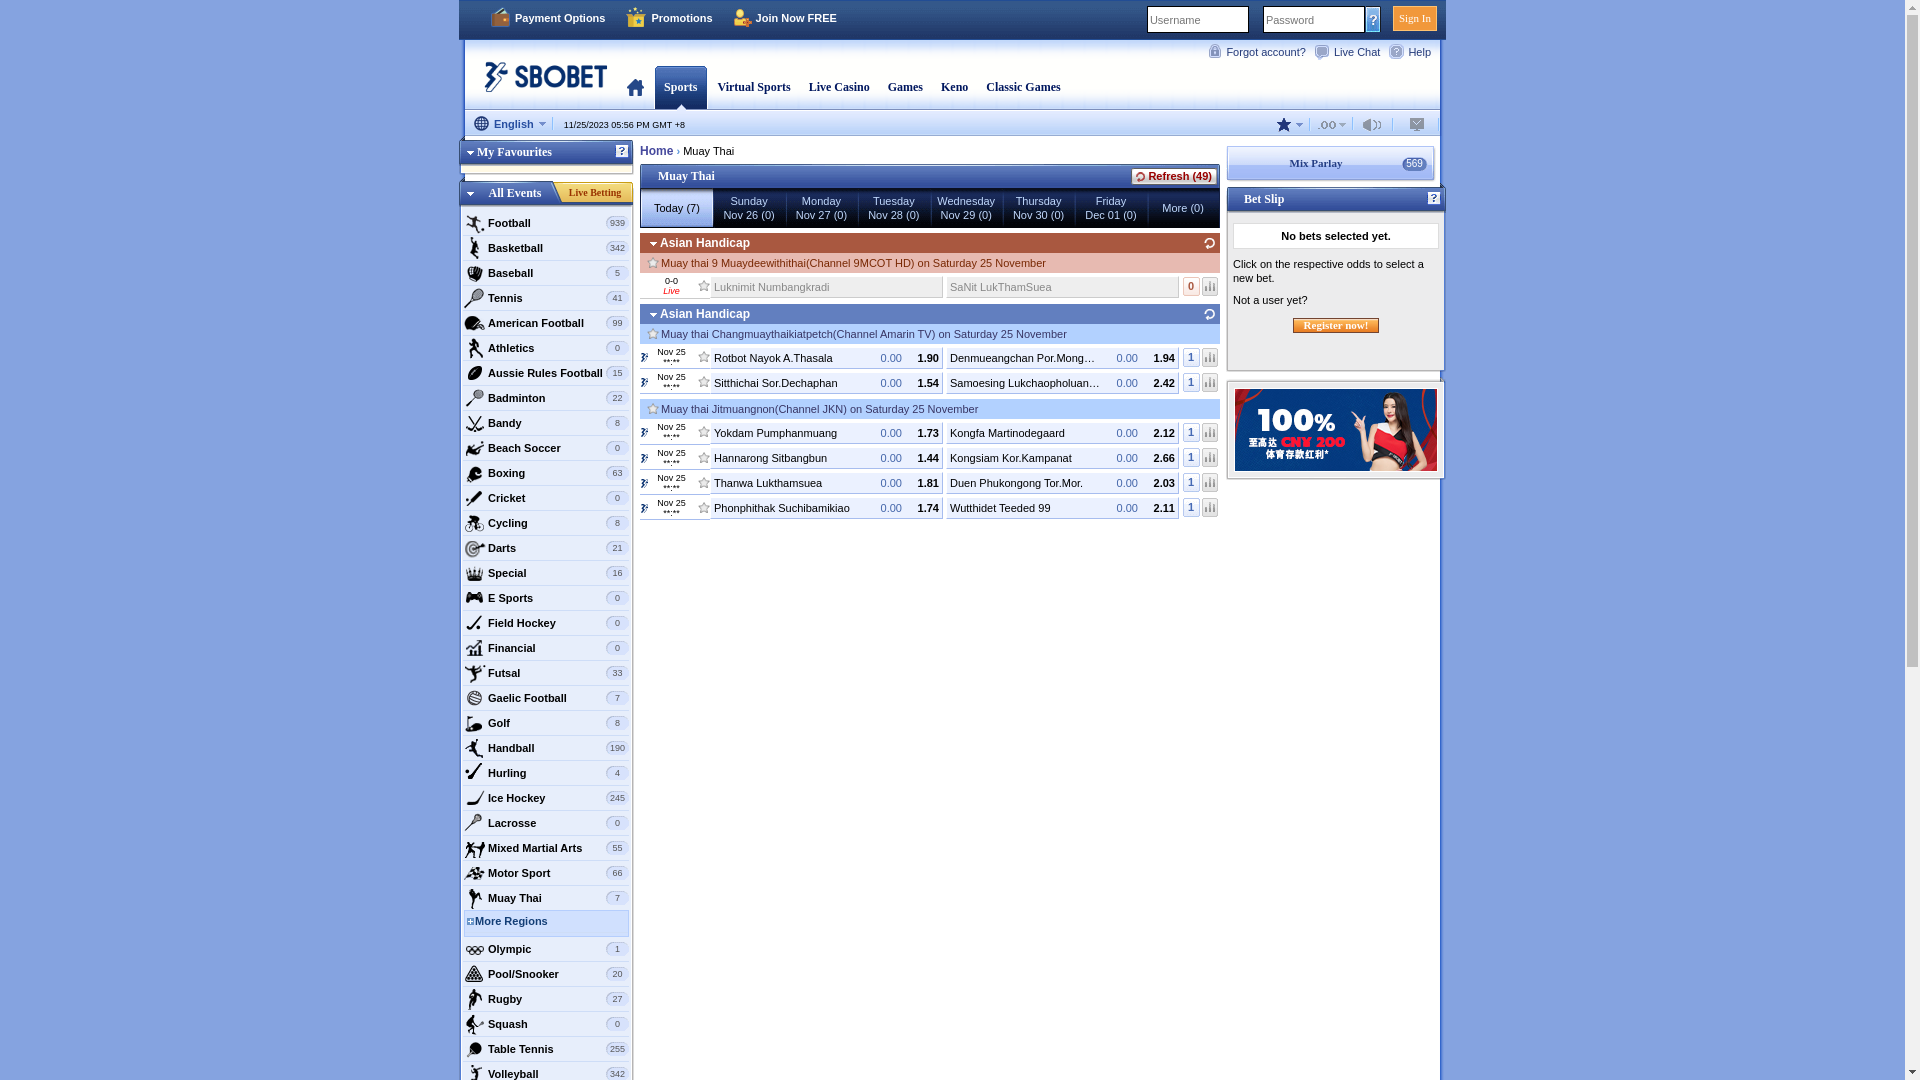 The image size is (1920, 1080). I want to click on '2.66, so click(1061, 458).